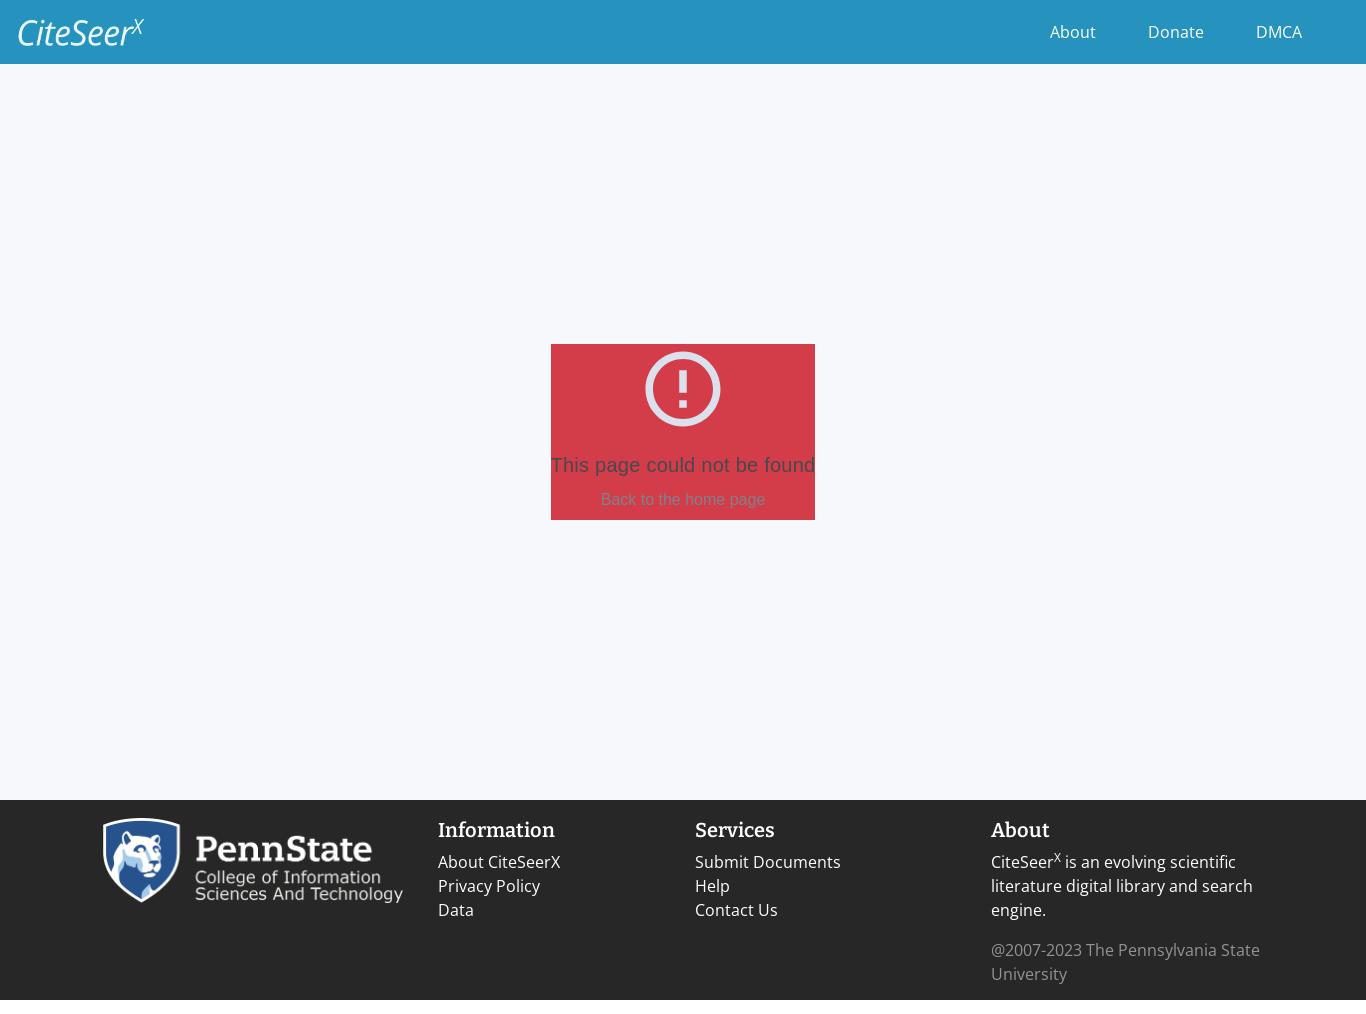 This screenshot has height=1014, width=1366. Describe the element at coordinates (1022, 861) in the screenshot. I see `'CiteSeer'` at that location.